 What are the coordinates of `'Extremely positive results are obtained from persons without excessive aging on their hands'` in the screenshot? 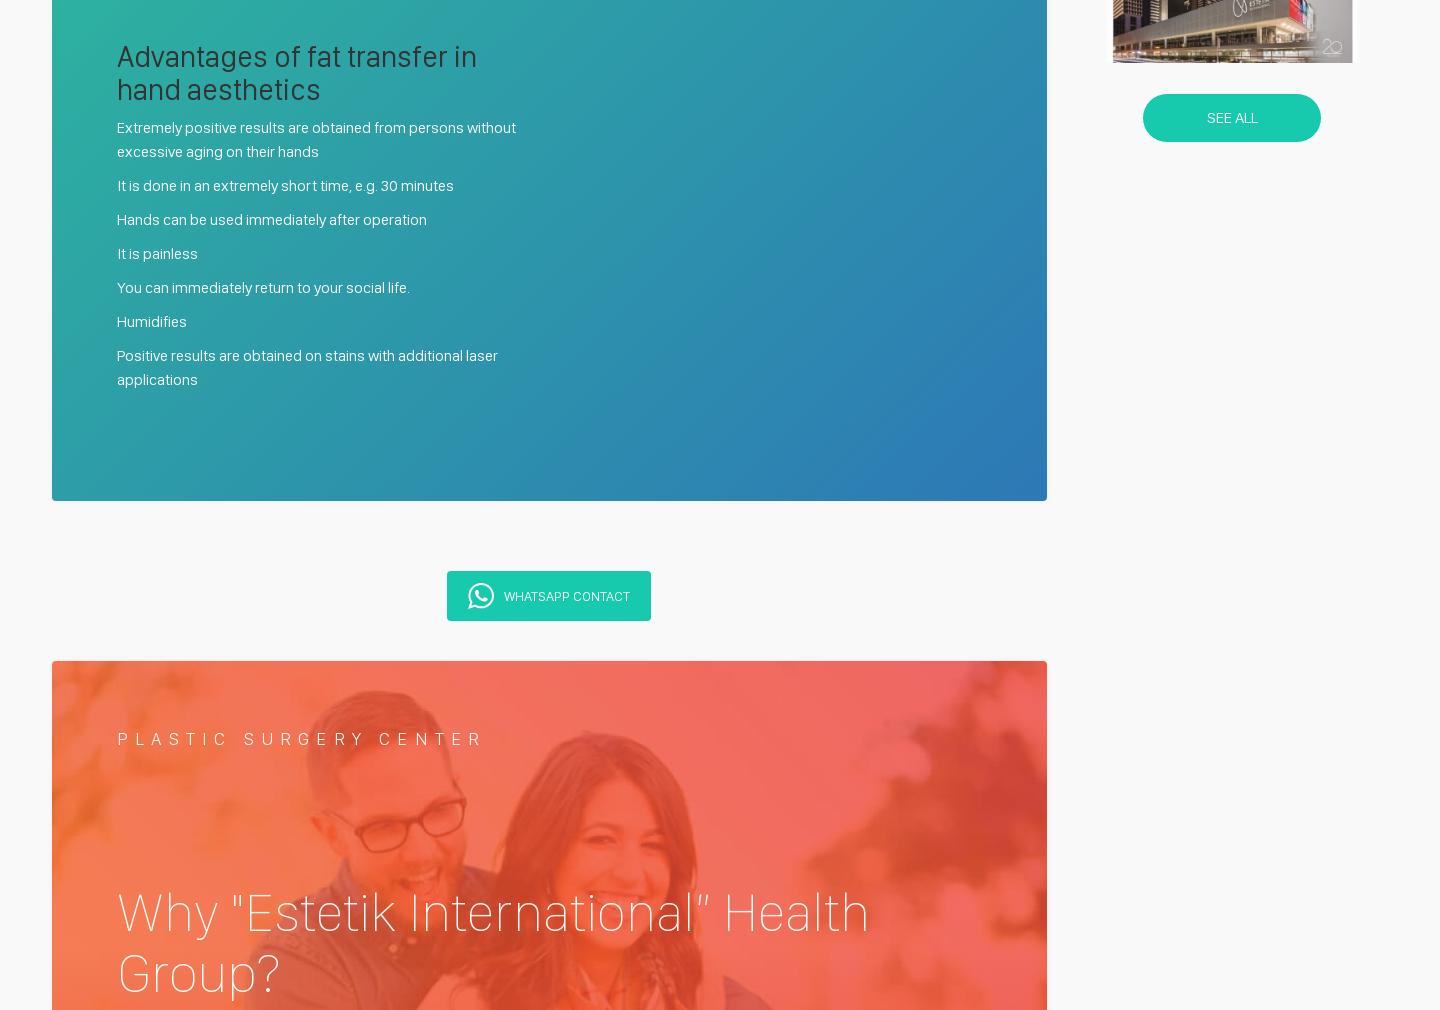 It's located at (316, 138).